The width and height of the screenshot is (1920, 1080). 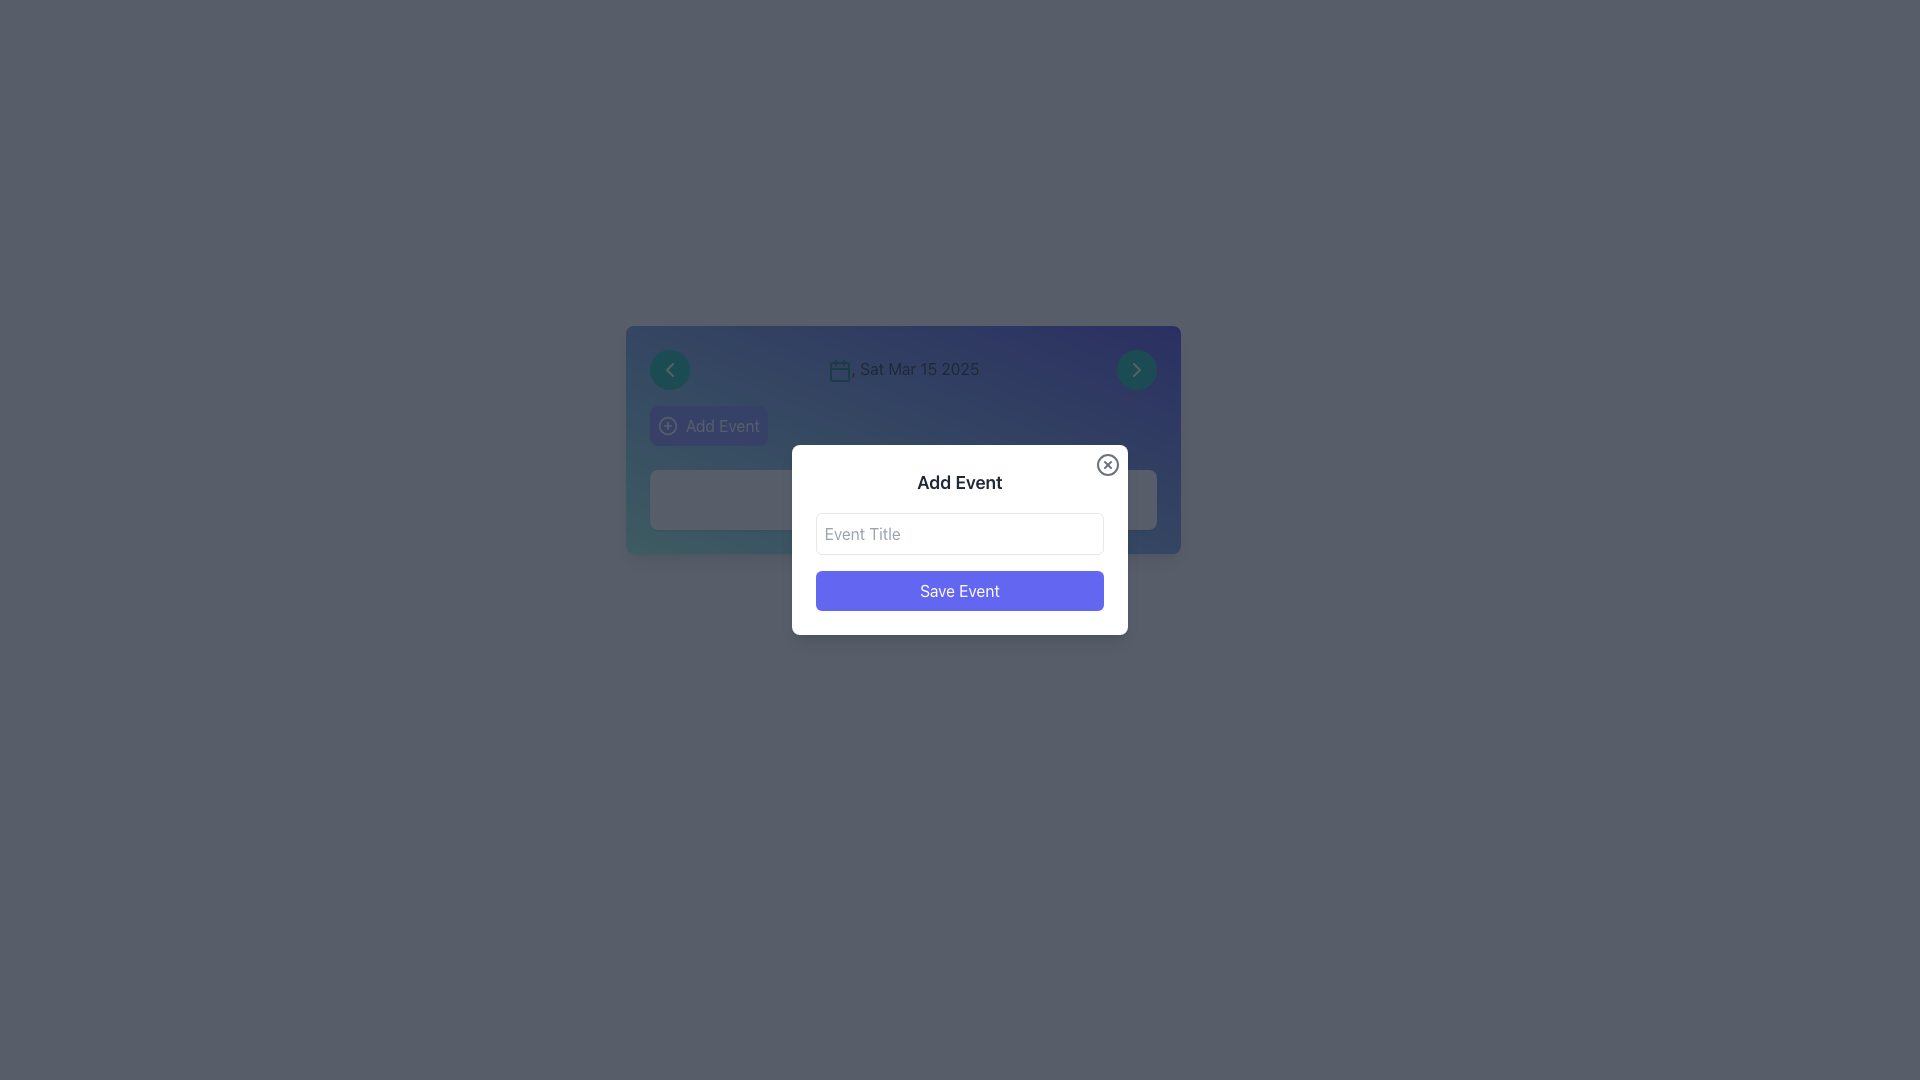 What do you see at coordinates (960, 482) in the screenshot?
I see `text from the title label of the dialog box, which is positioned at the top above the 'Event Title' input field and the 'Save Event' button` at bounding box center [960, 482].